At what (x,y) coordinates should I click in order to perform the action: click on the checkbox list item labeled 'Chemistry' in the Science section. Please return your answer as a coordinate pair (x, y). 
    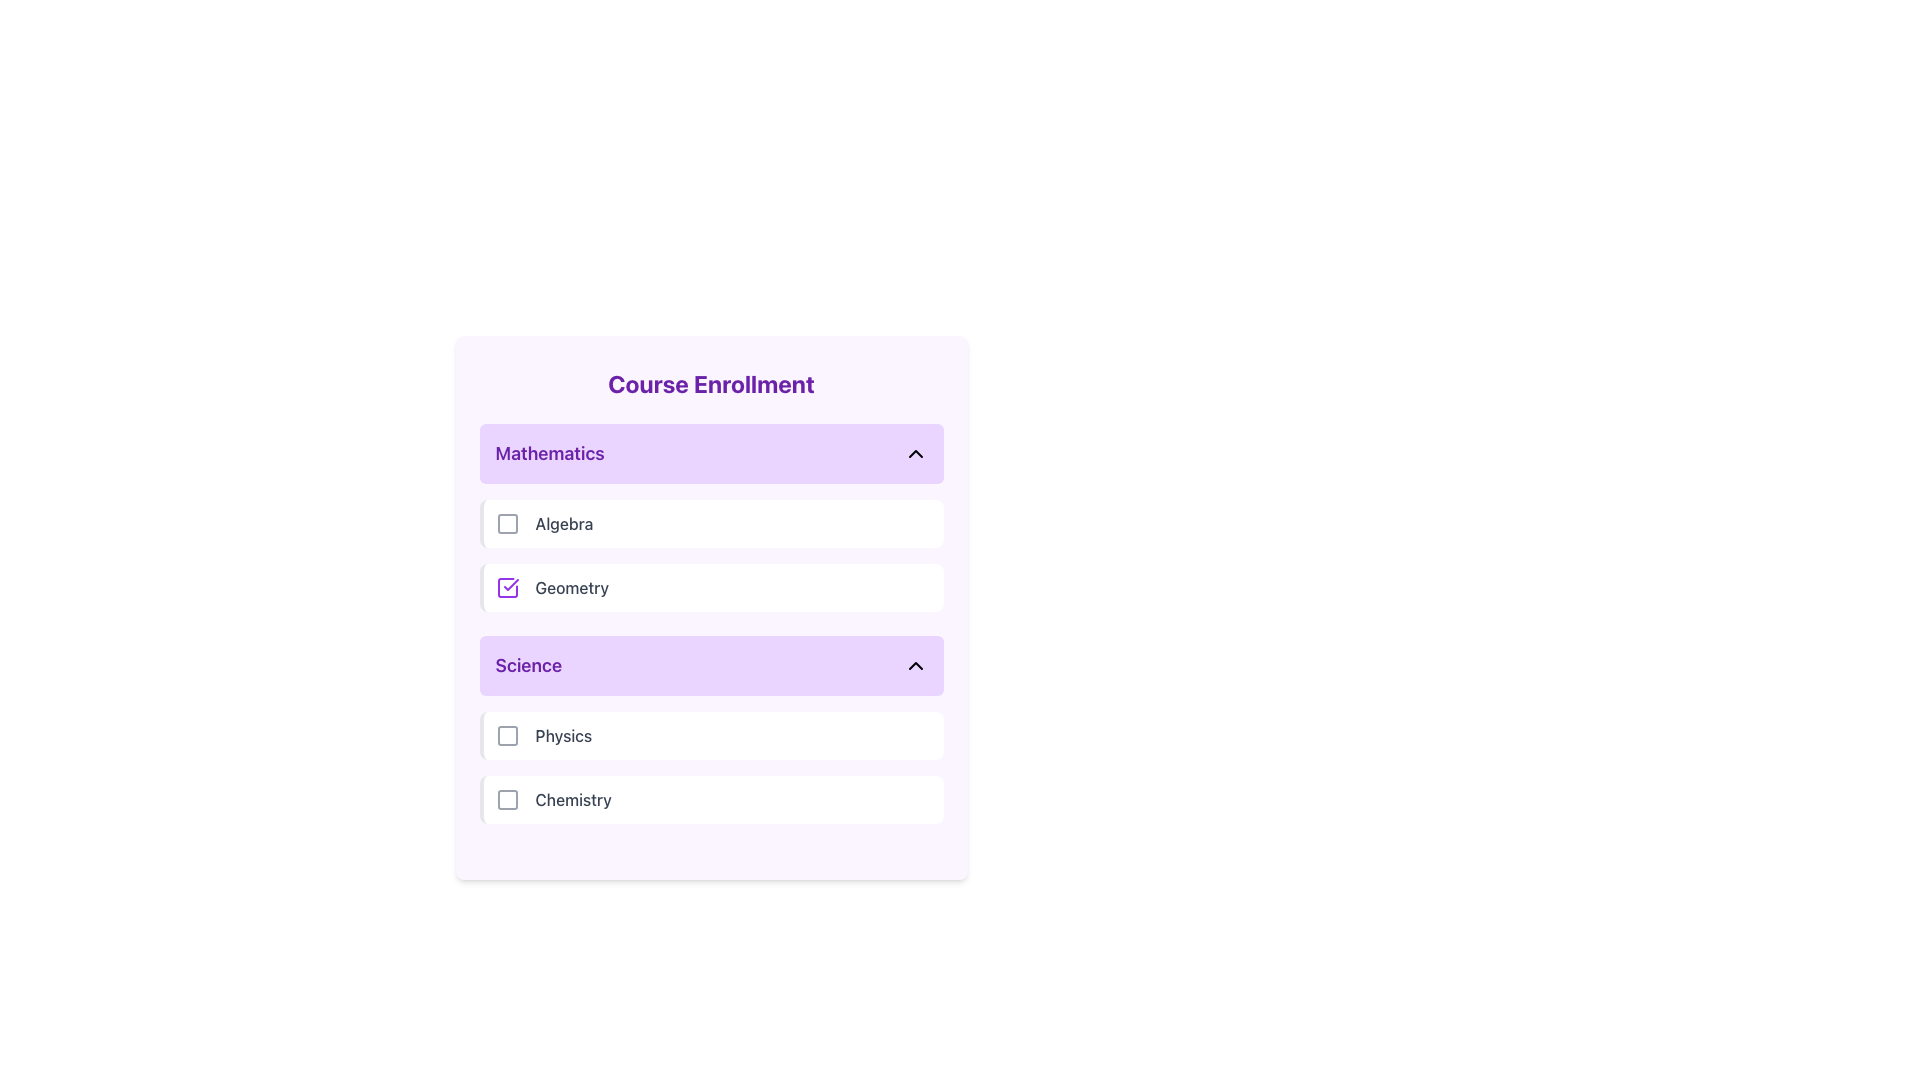
    Looking at the image, I should click on (711, 798).